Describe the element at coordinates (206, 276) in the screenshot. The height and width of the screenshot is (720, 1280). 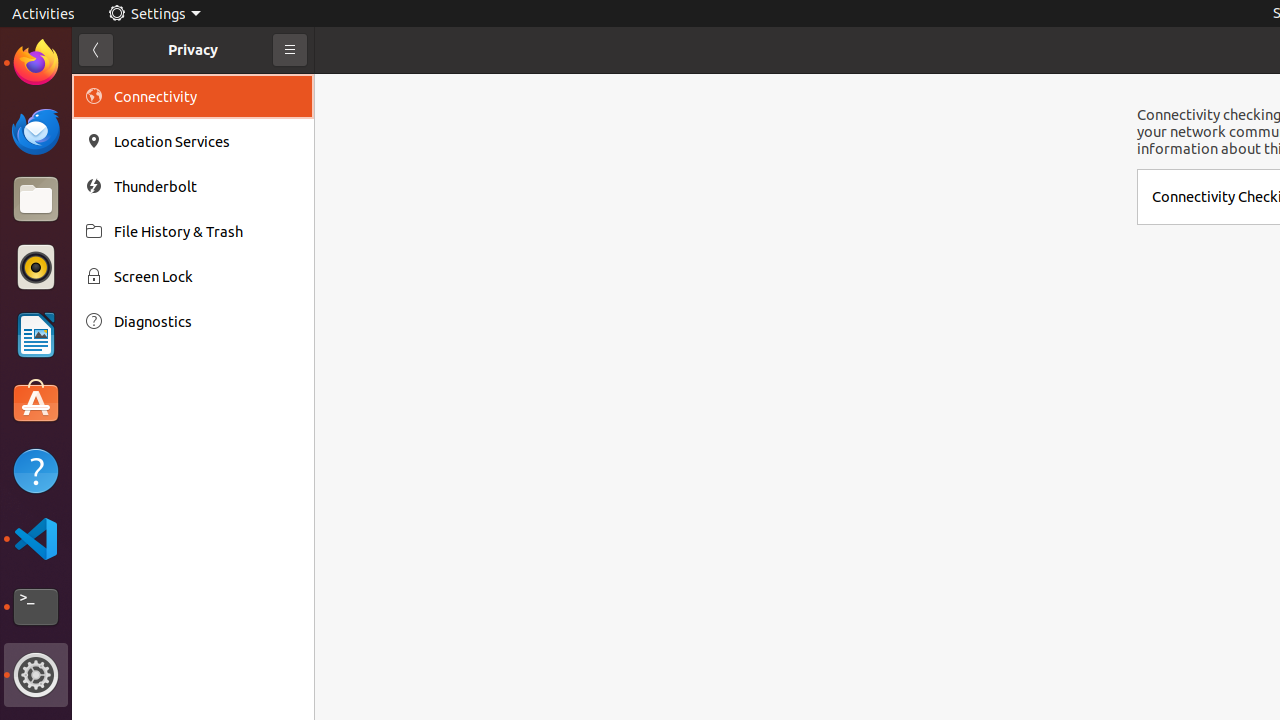
I see `'Screen Lock'` at that location.